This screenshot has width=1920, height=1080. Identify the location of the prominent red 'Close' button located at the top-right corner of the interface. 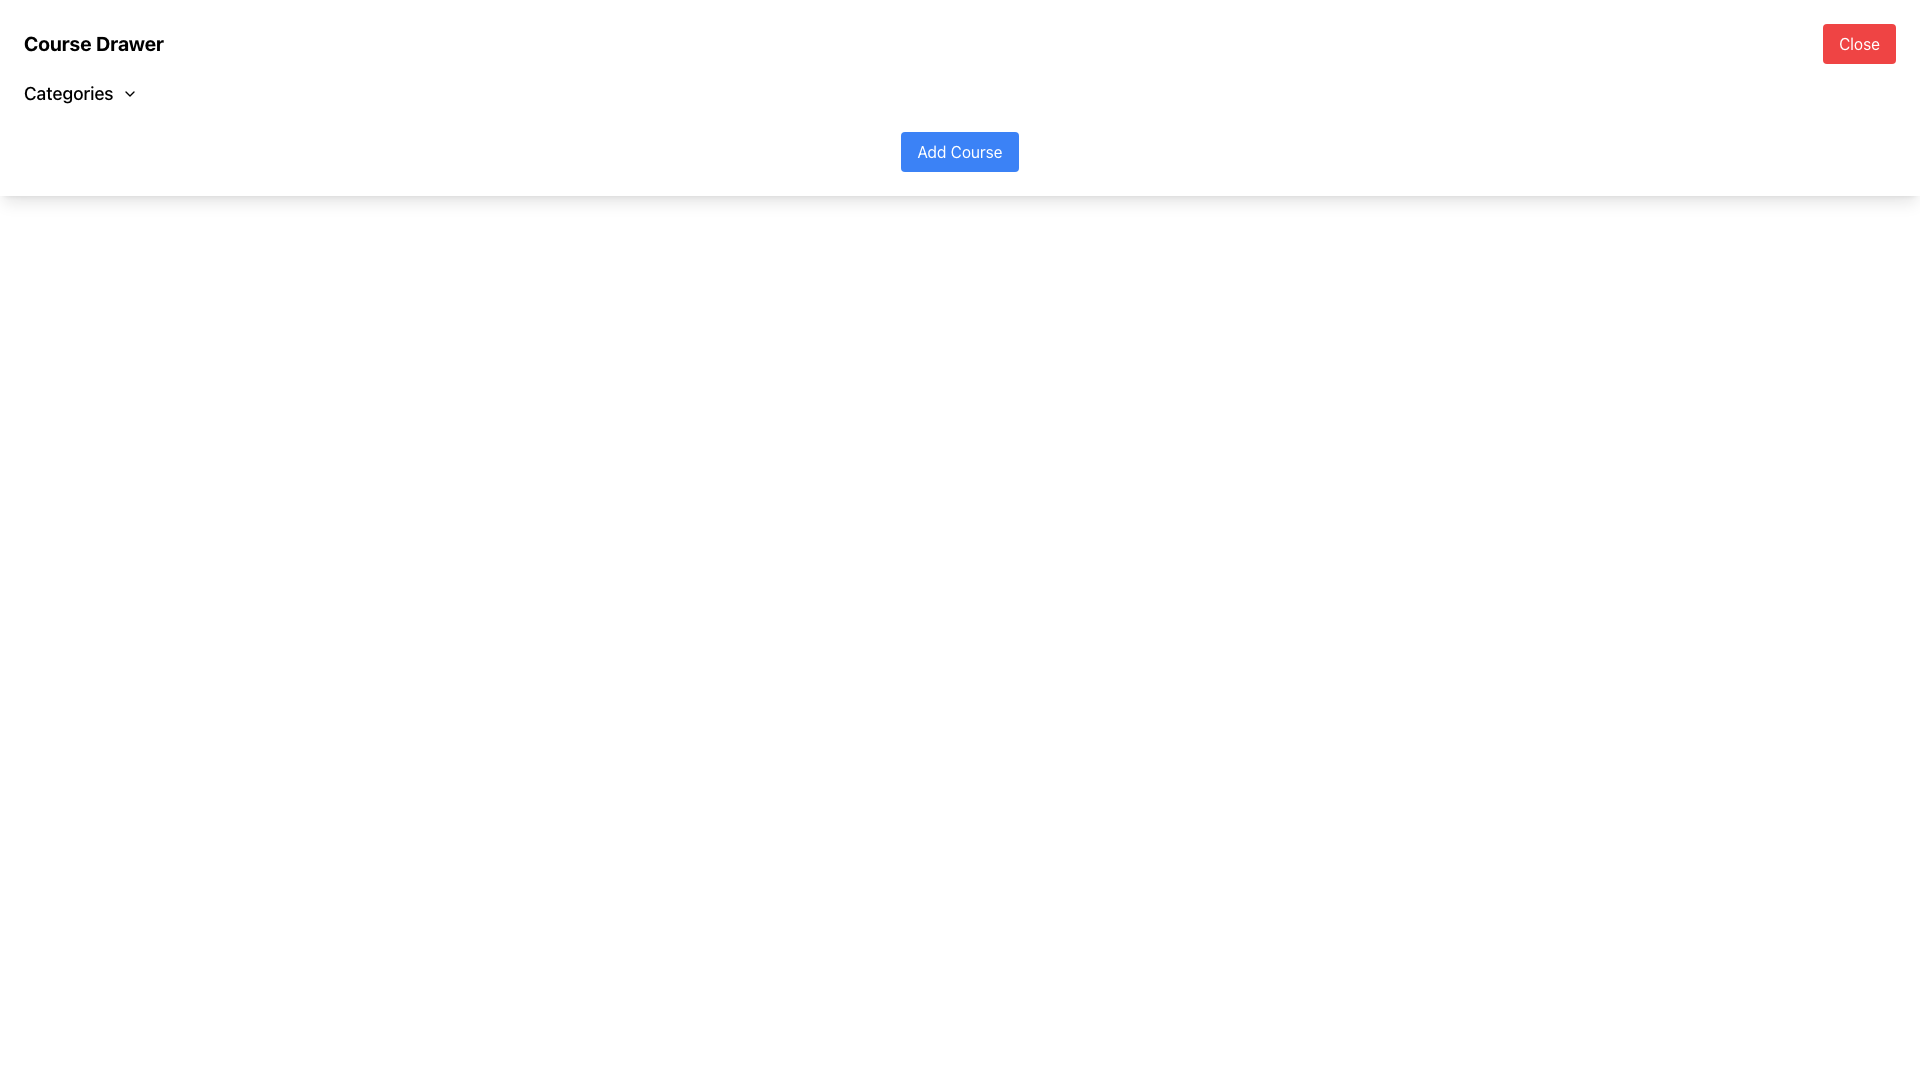
(1858, 43).